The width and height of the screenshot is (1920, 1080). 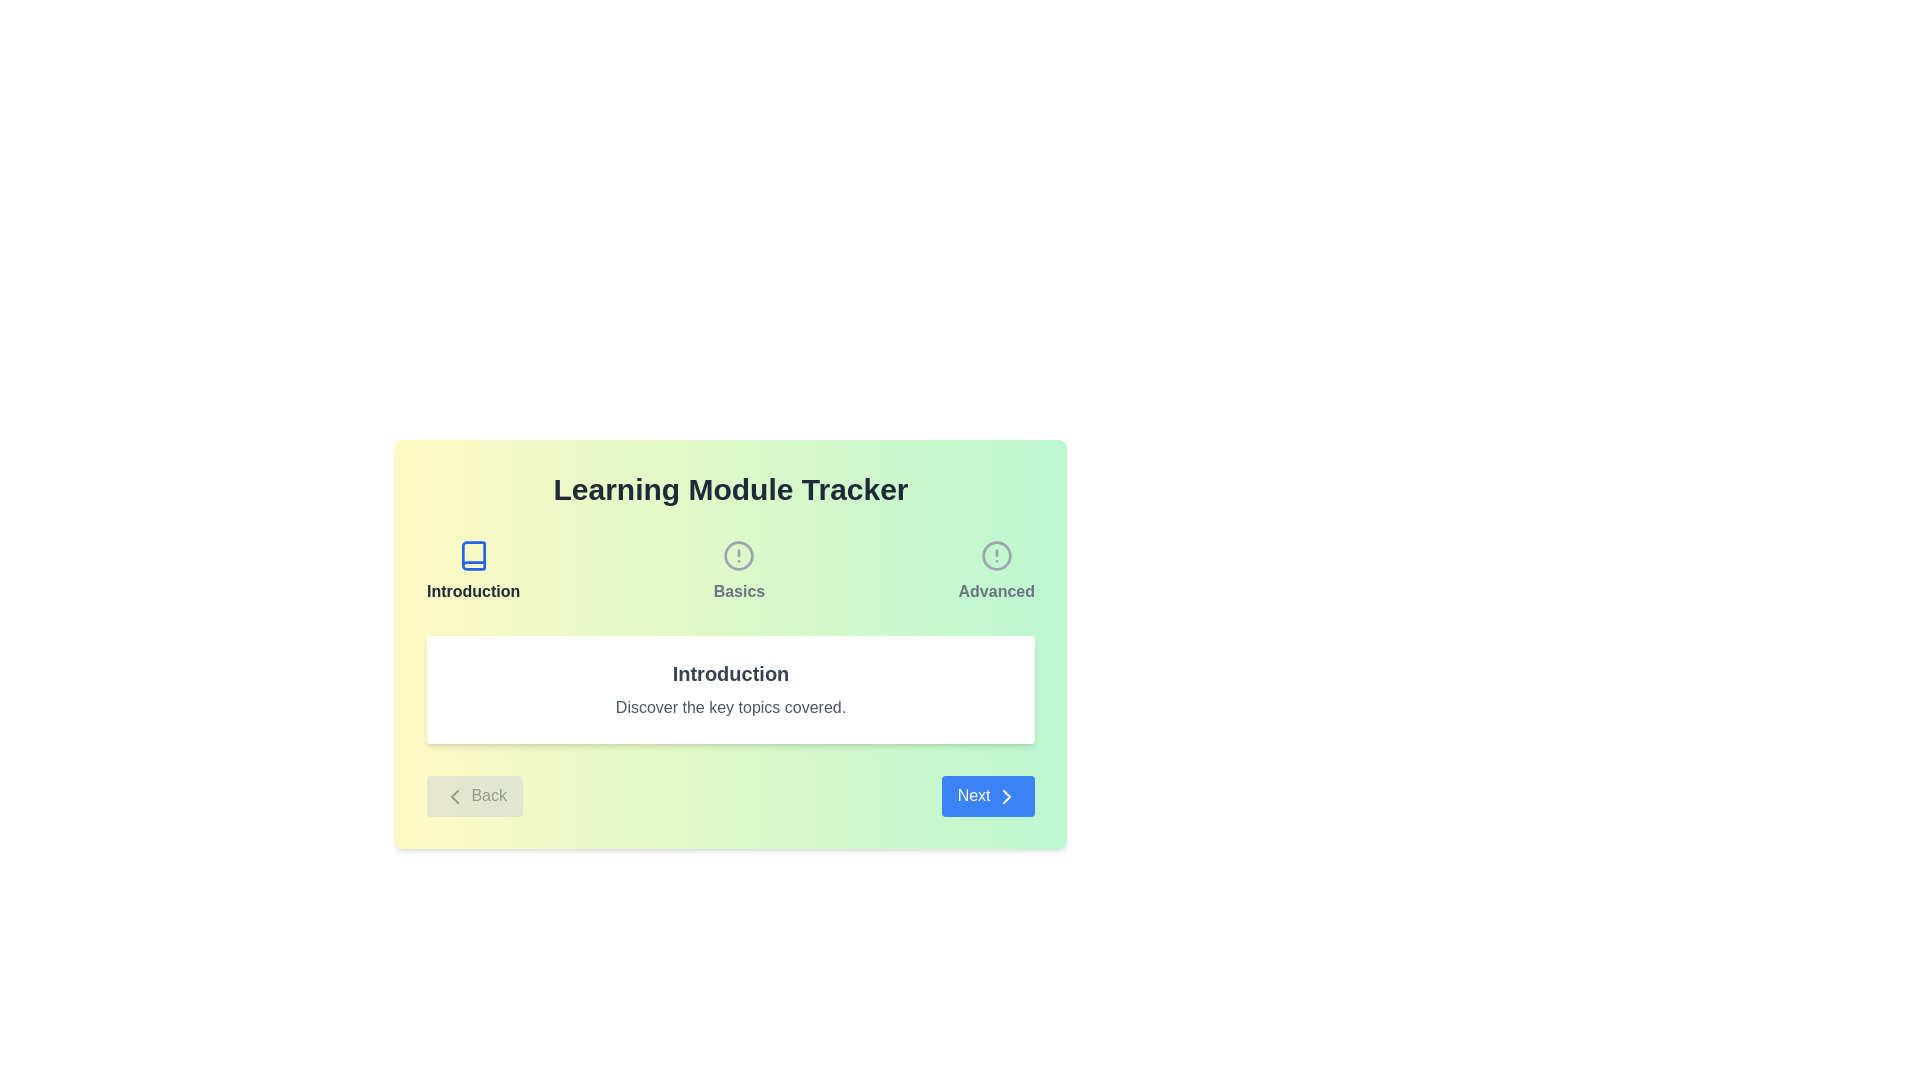 What do you see at coordinates (472, 555) in the screenshot?
I see `the 'Introduction' icon in the 'Learning Module Tracker' interface, which is positioned at the top-left corner above the 'Introduction' label` at bounding box center [472, 555].